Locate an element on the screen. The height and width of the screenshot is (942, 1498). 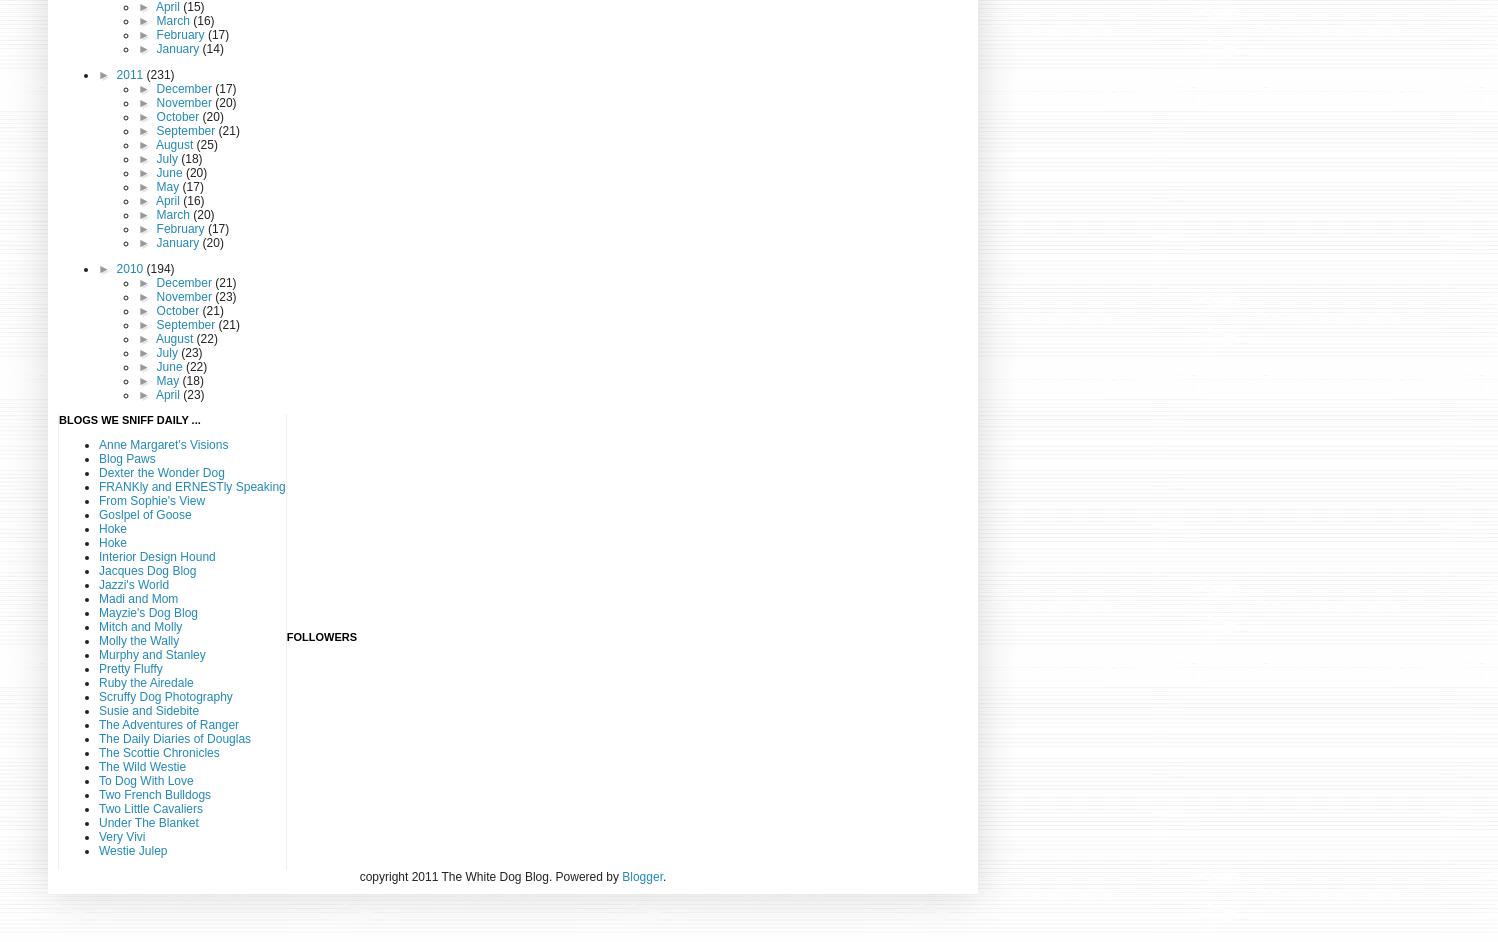
'.' is located at coordinates (664, 877).